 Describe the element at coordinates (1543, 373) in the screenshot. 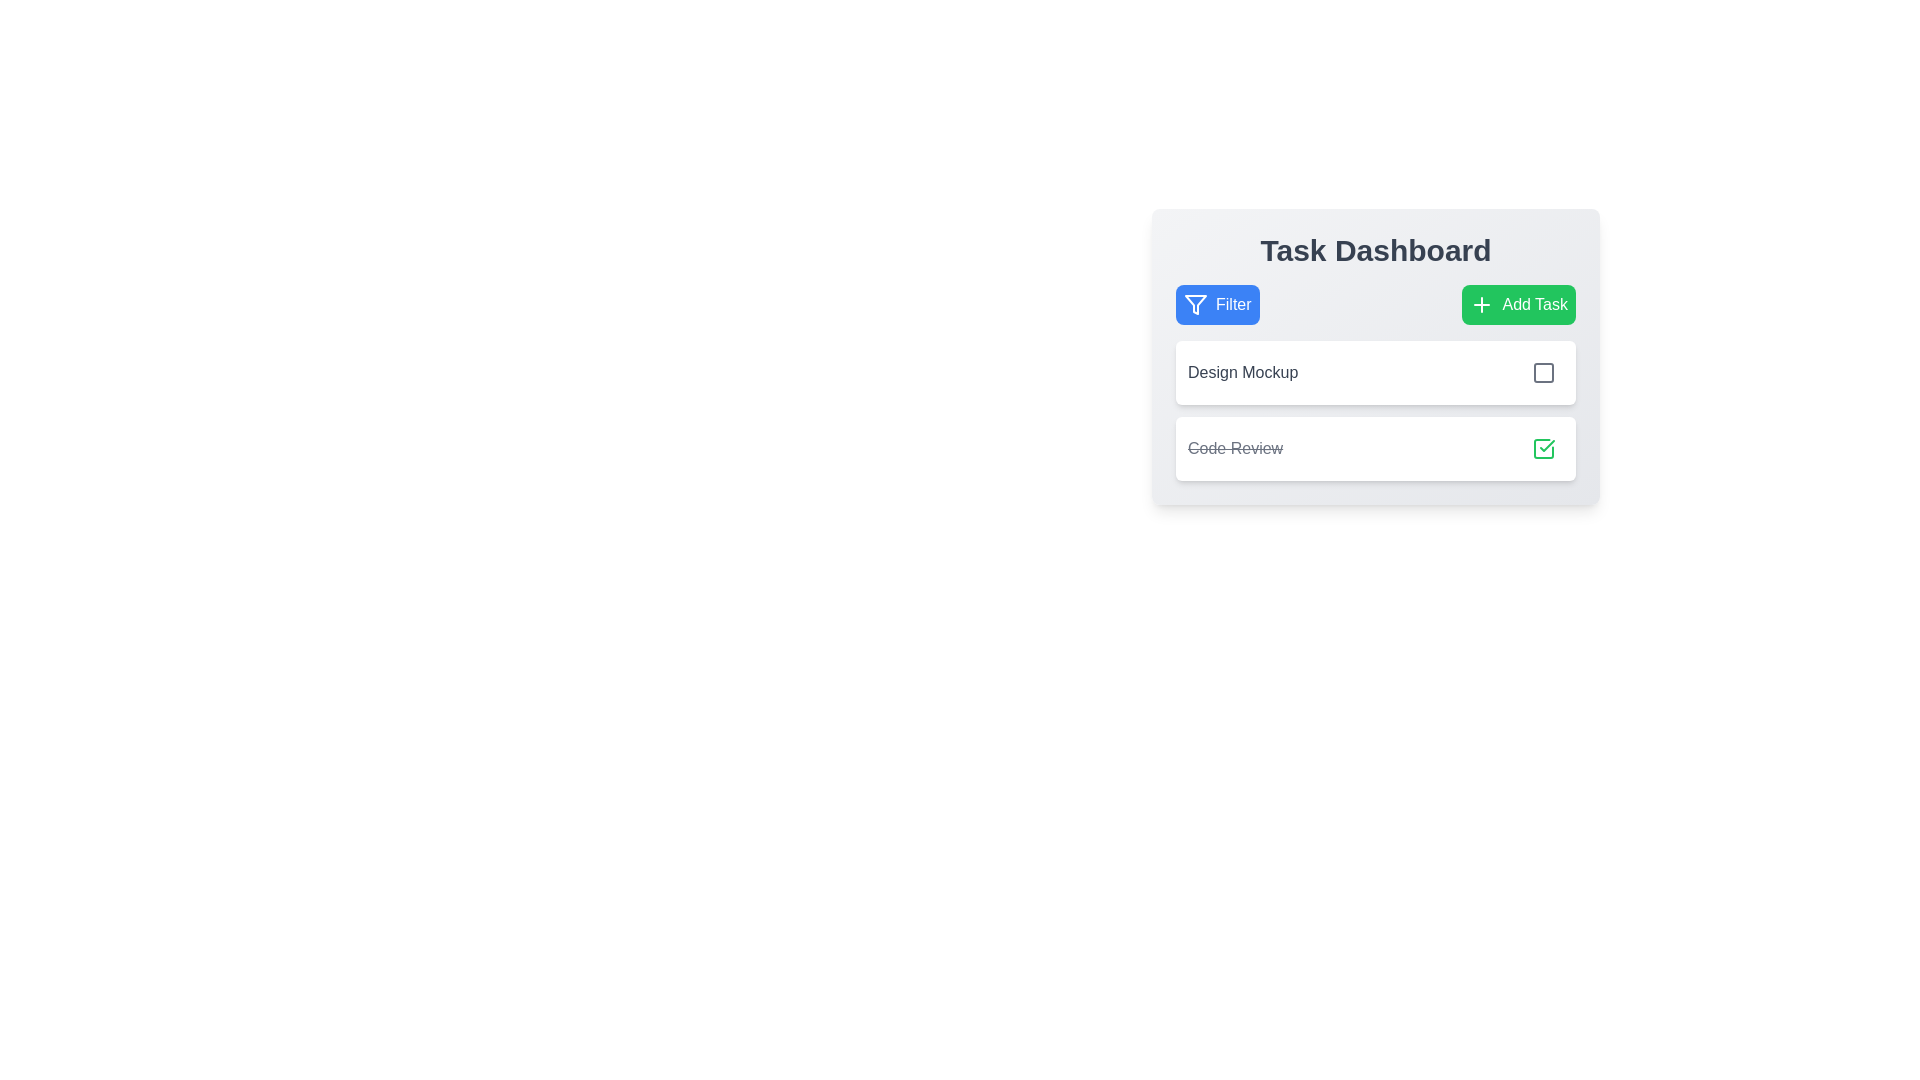

I see `the Icon Button located at the right edge of the 'Design Mockup' task row` at that location.